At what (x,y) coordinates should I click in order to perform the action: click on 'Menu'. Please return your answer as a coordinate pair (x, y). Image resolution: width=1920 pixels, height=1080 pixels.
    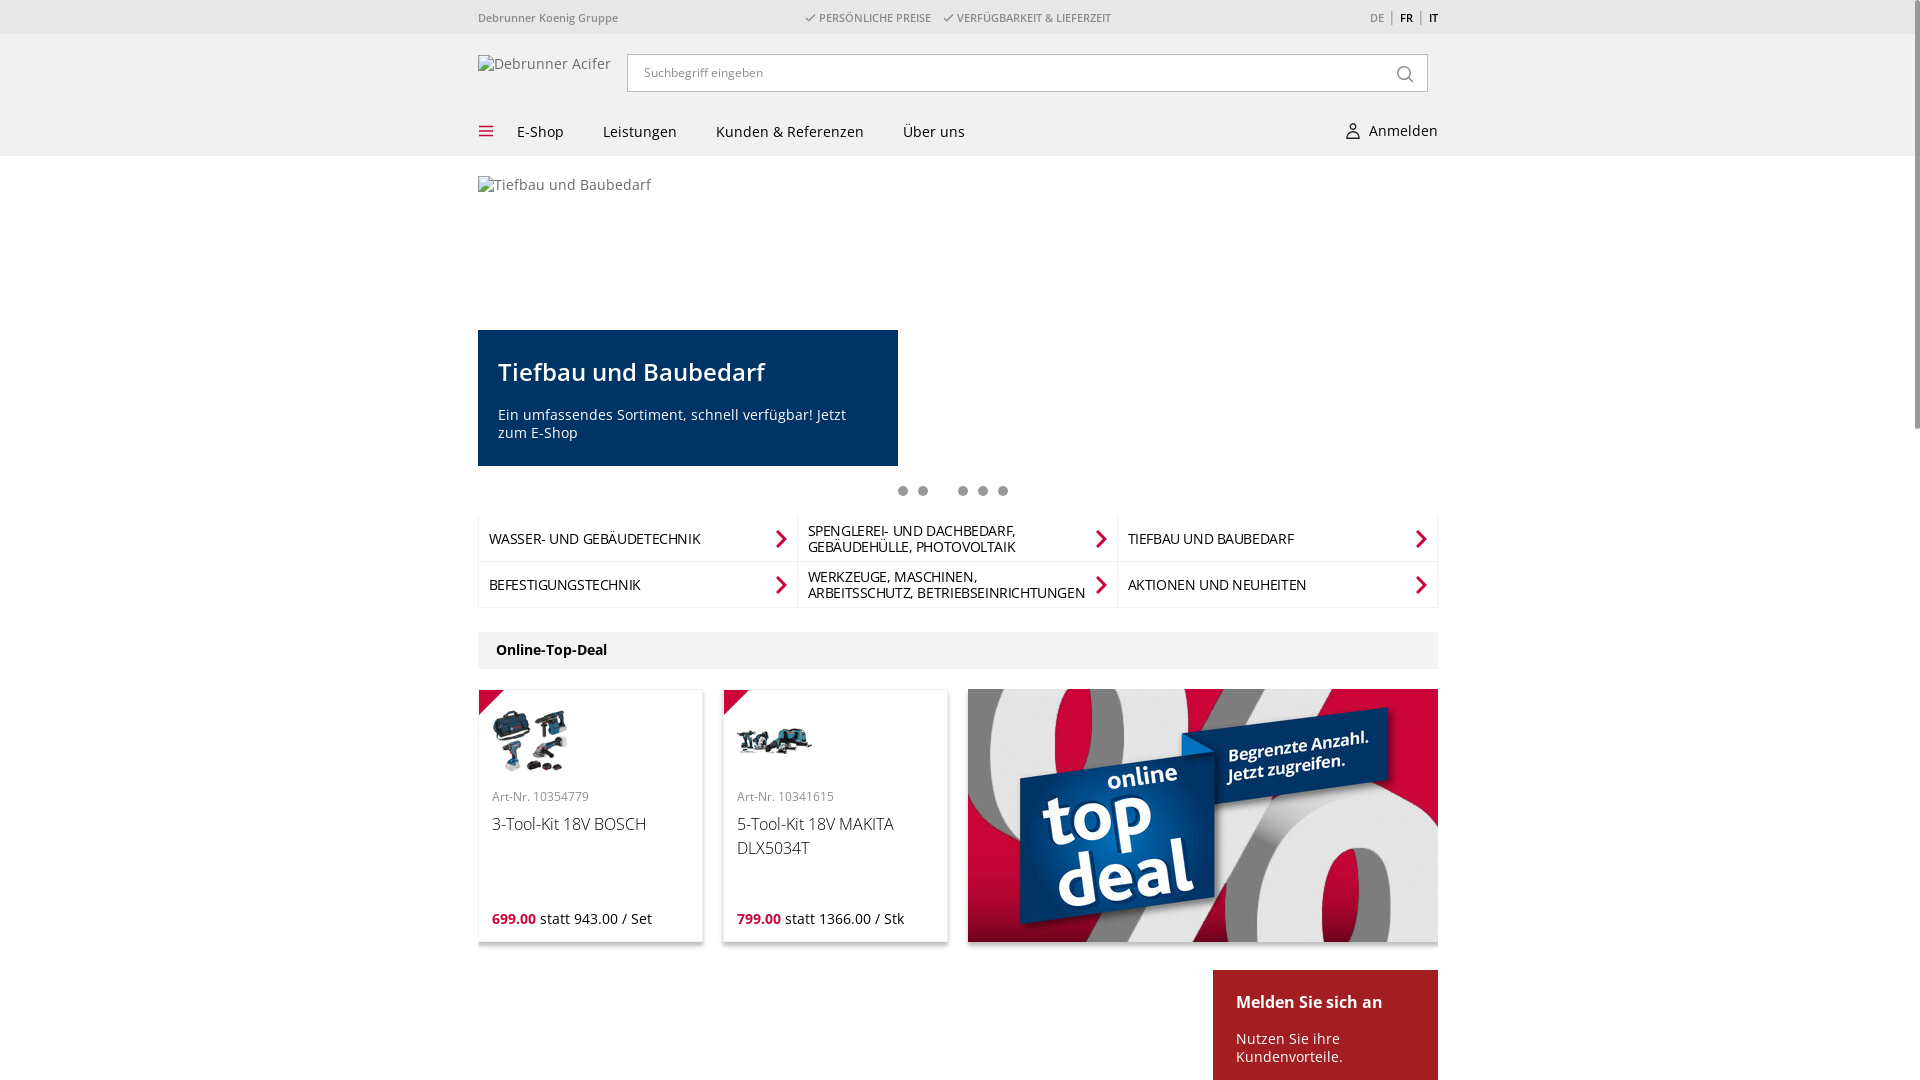
    Looking at the image, I should click on (488, 131).